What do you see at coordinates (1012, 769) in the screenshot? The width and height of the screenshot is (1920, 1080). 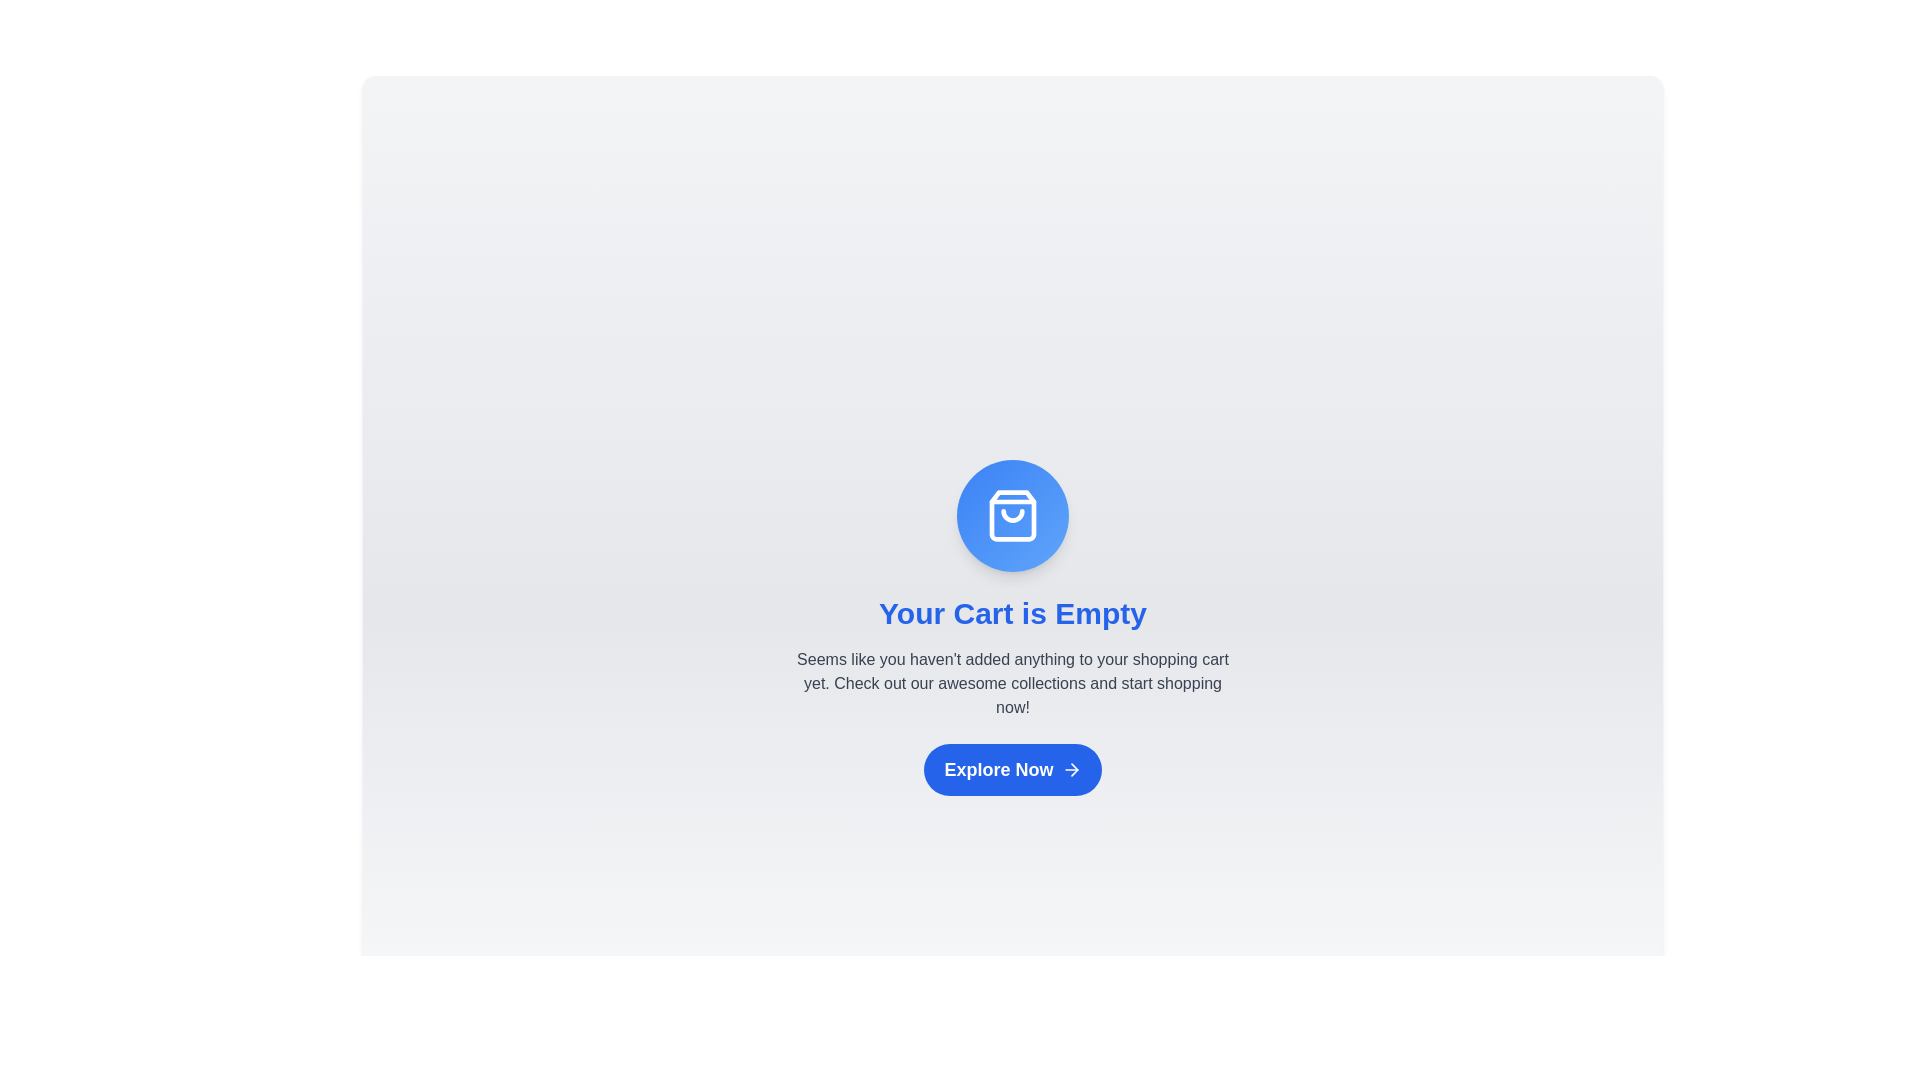 I see `the rounded blue button labeled 'Explore Now'` at bounding box center [1012, 769].